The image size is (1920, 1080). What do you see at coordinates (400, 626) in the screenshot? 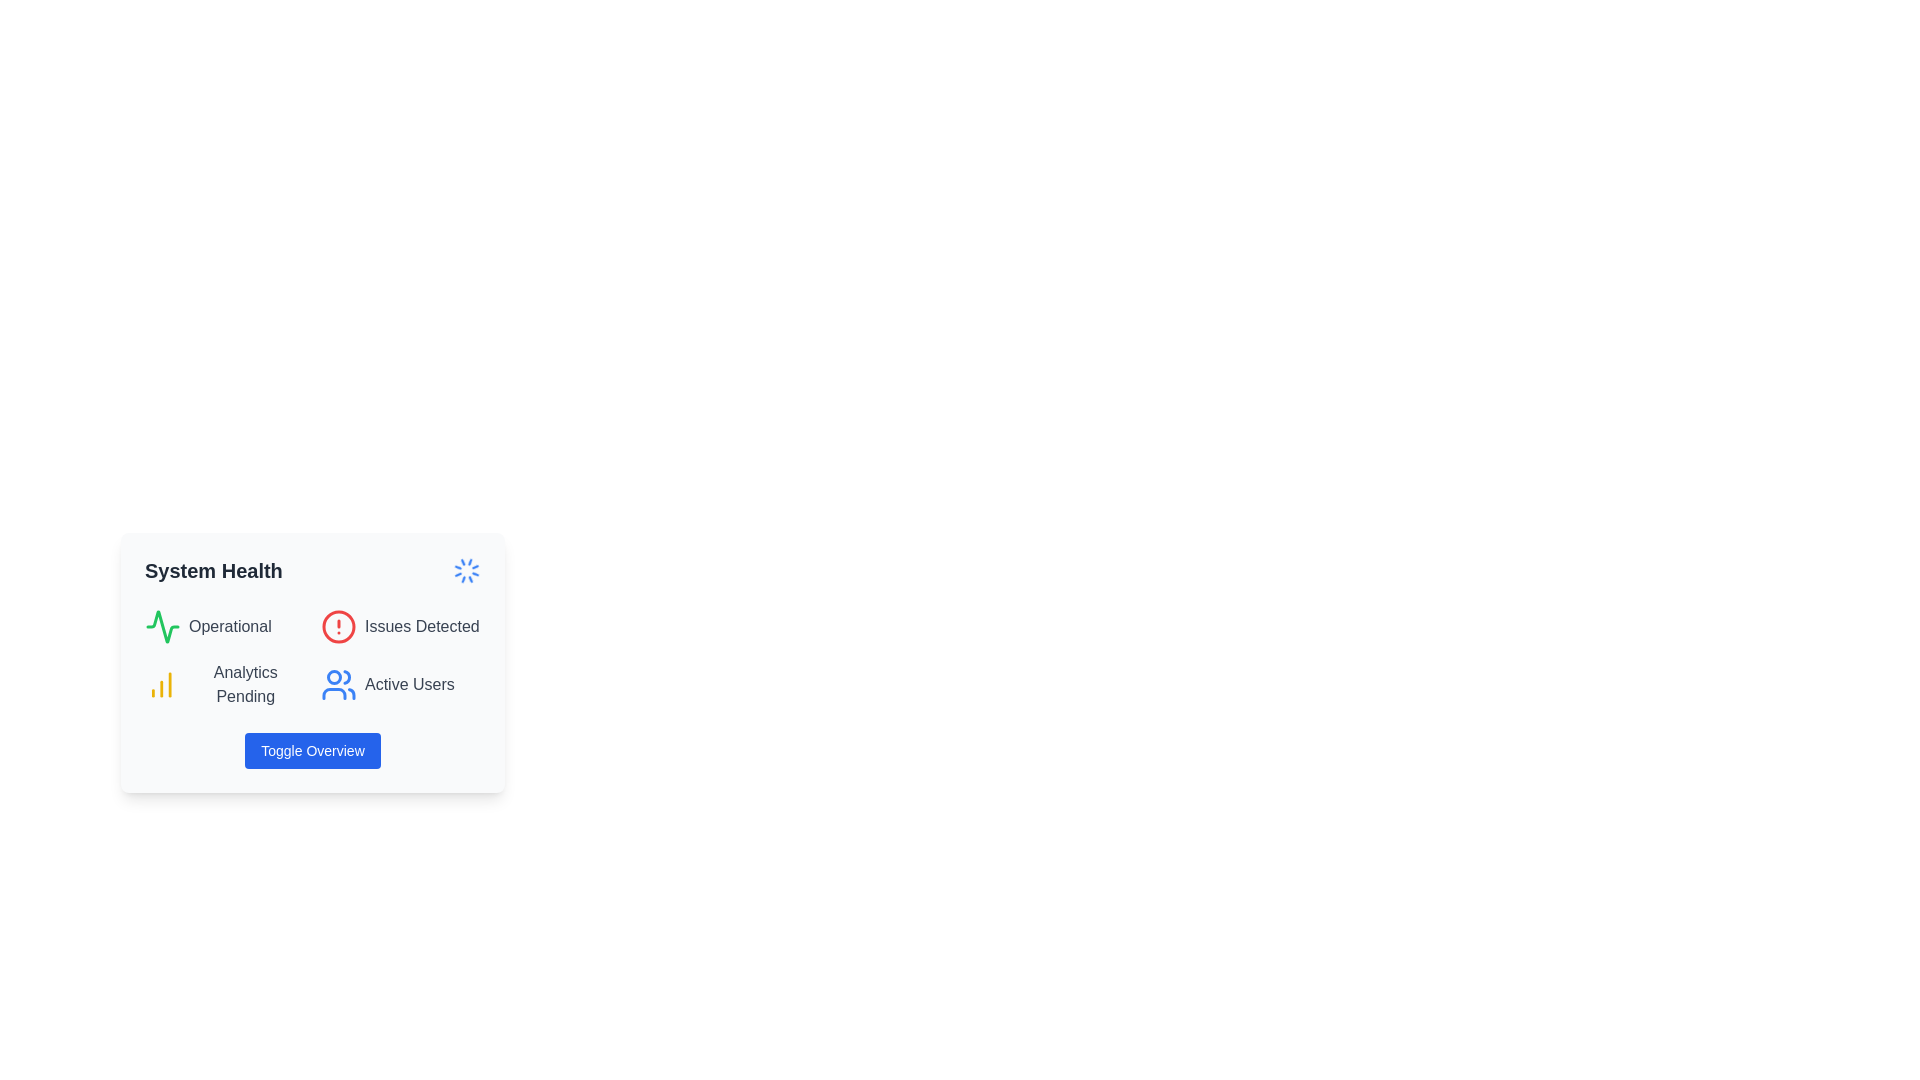
I see `the Label with an icon that signifies detected issues in the system, located in the second row under 'System Health', to the right of 'Operational'` at bounding box center [400, 626].